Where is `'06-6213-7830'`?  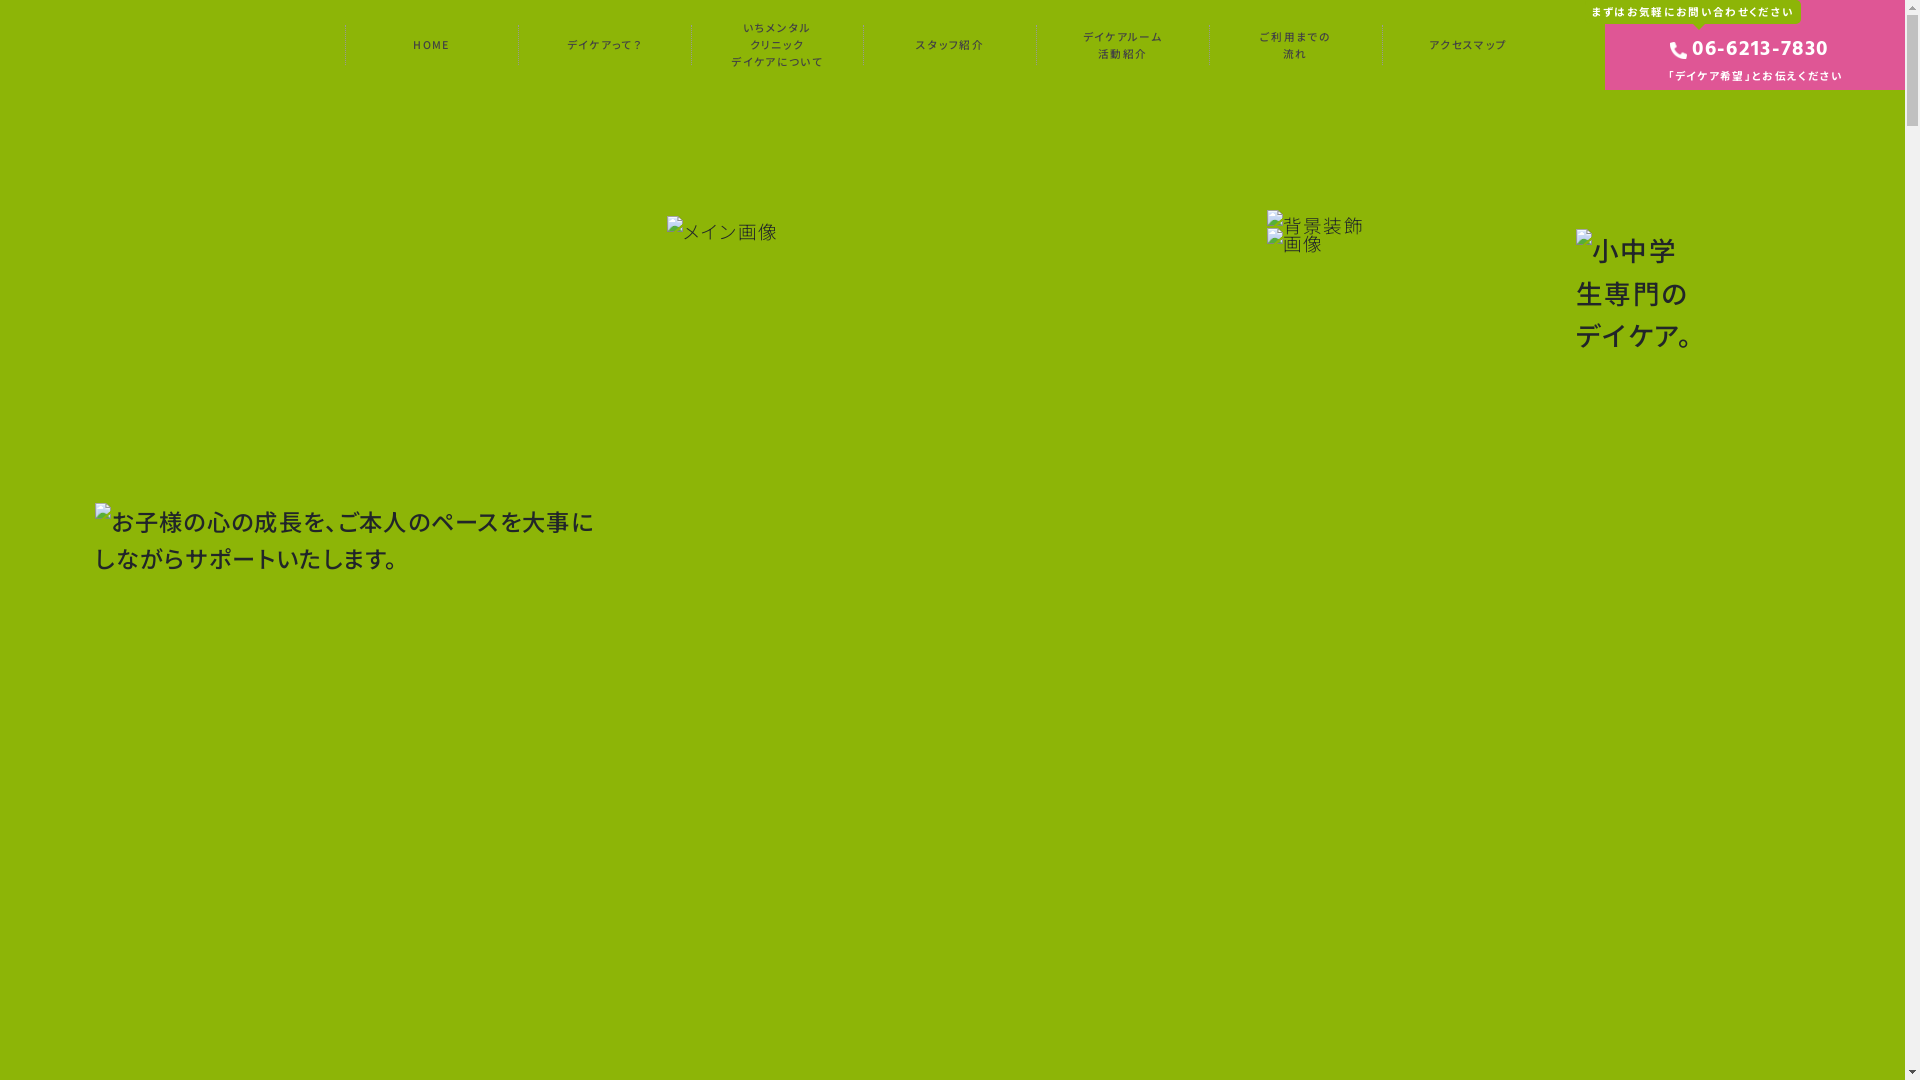 '06-6213-7830' is located at coordinates (1690, 49).